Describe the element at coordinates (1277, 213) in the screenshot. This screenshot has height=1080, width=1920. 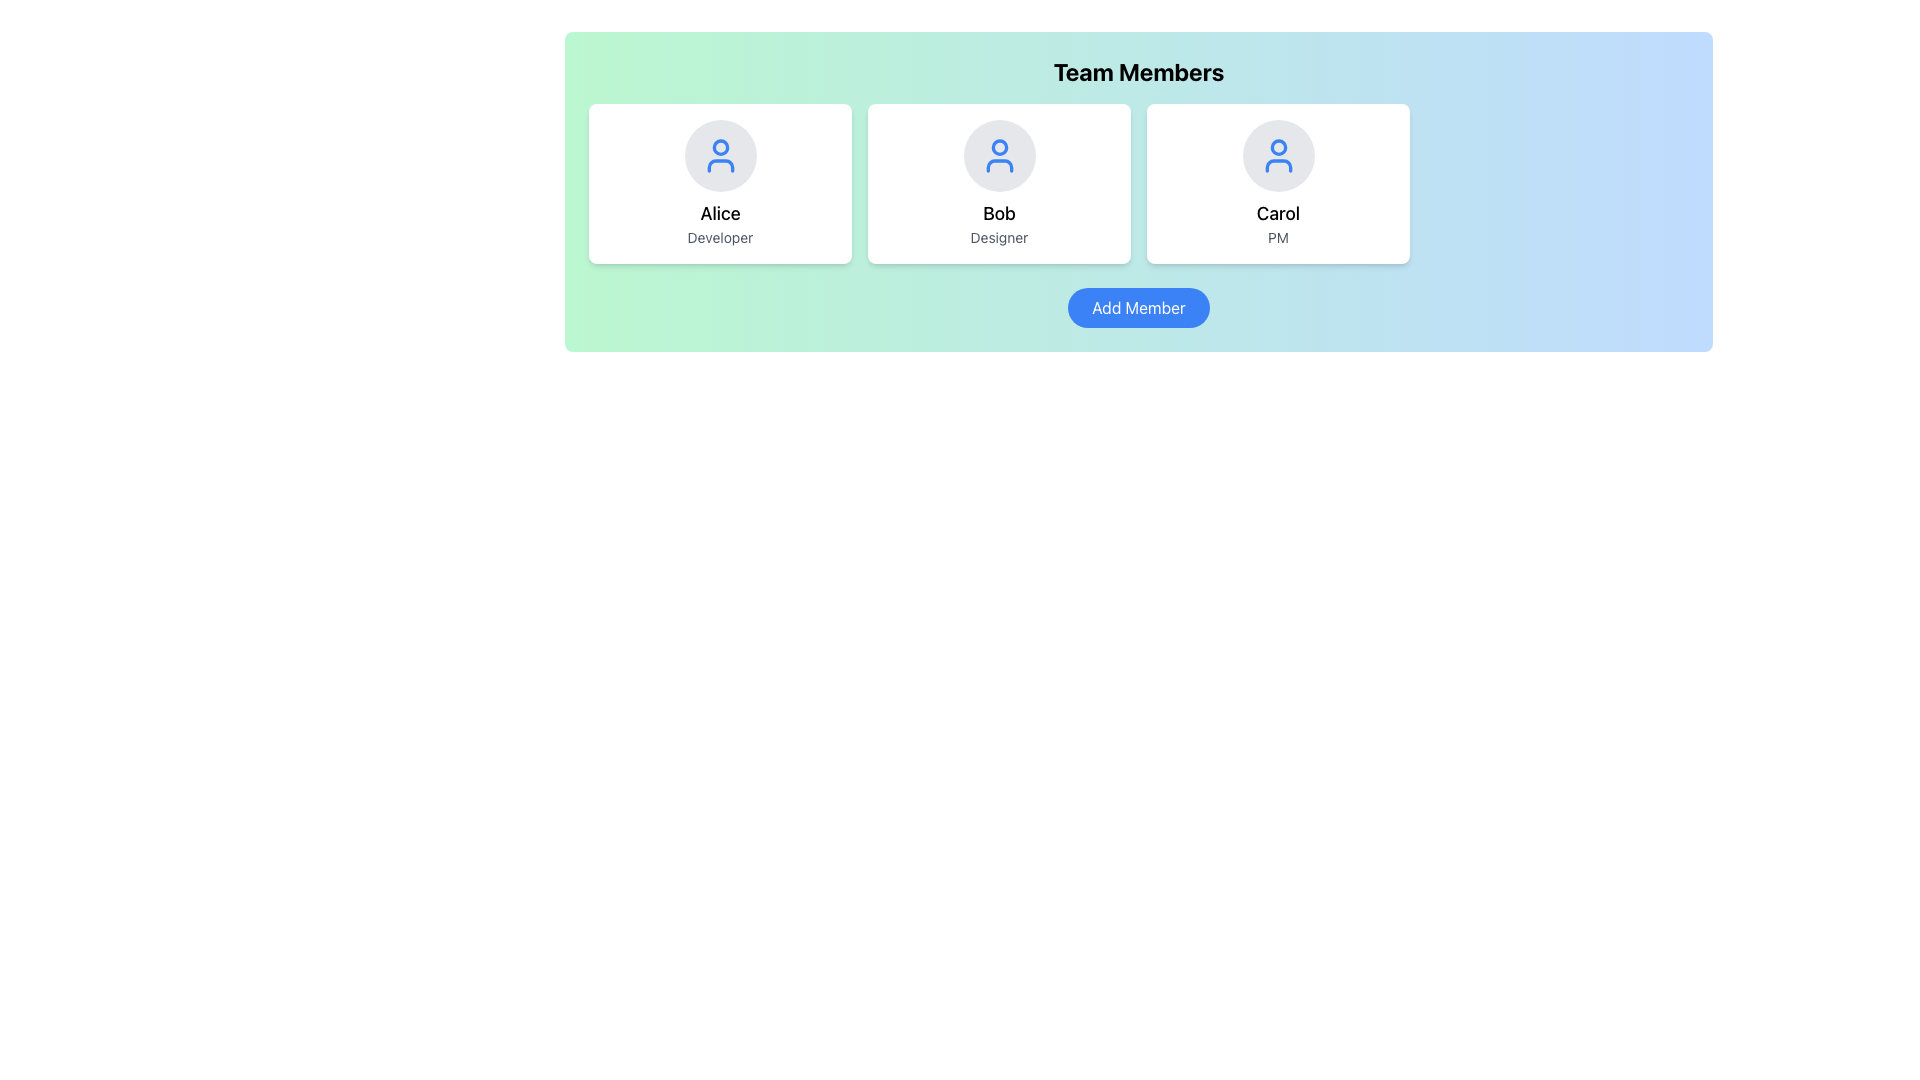
I see `text element 'Carol', which is styled with a medium-sized bold font and located within a white card layout, directly below an avatar and above the label 'PM'` at that location.